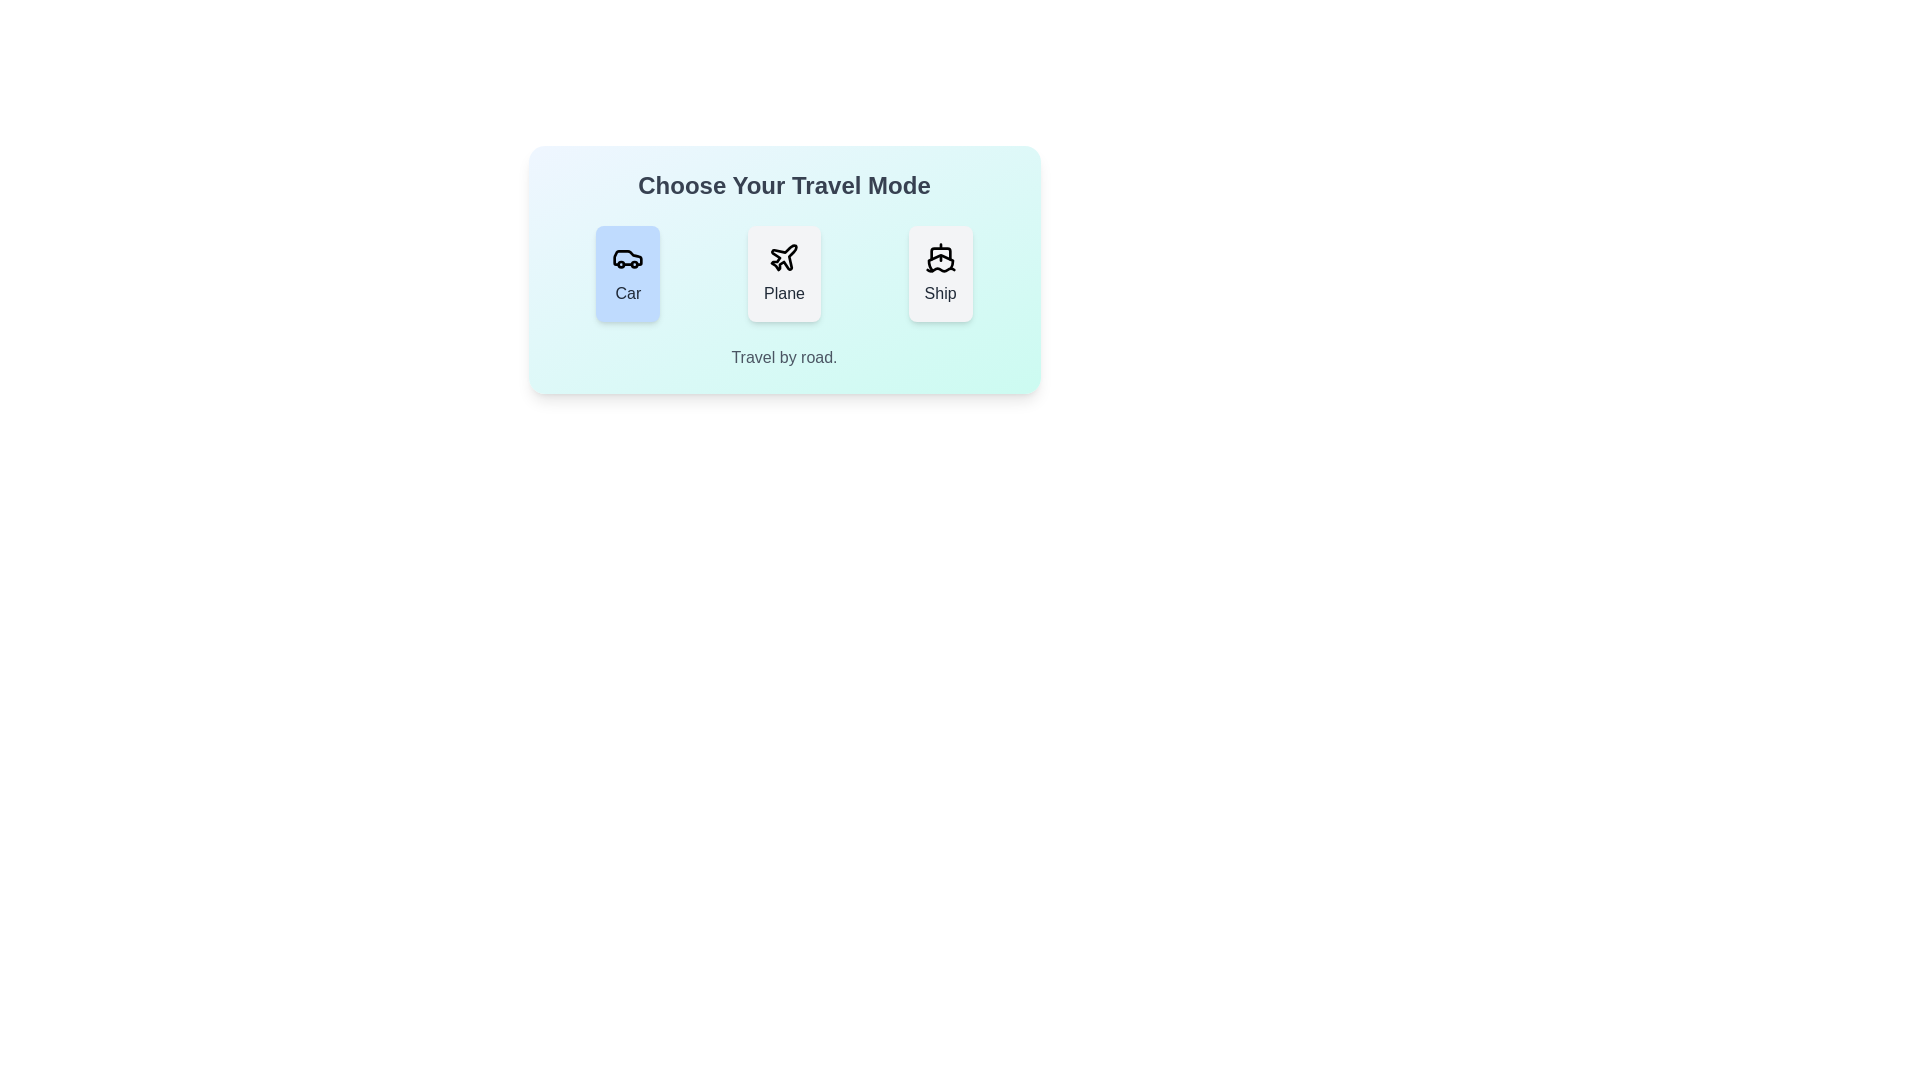 Image resolution: width=1920 pixels, height=1080 pixels. Describe the element at coordinates (939, 273) in the screenshot. I see `the travel mode button for Ship` at that location.